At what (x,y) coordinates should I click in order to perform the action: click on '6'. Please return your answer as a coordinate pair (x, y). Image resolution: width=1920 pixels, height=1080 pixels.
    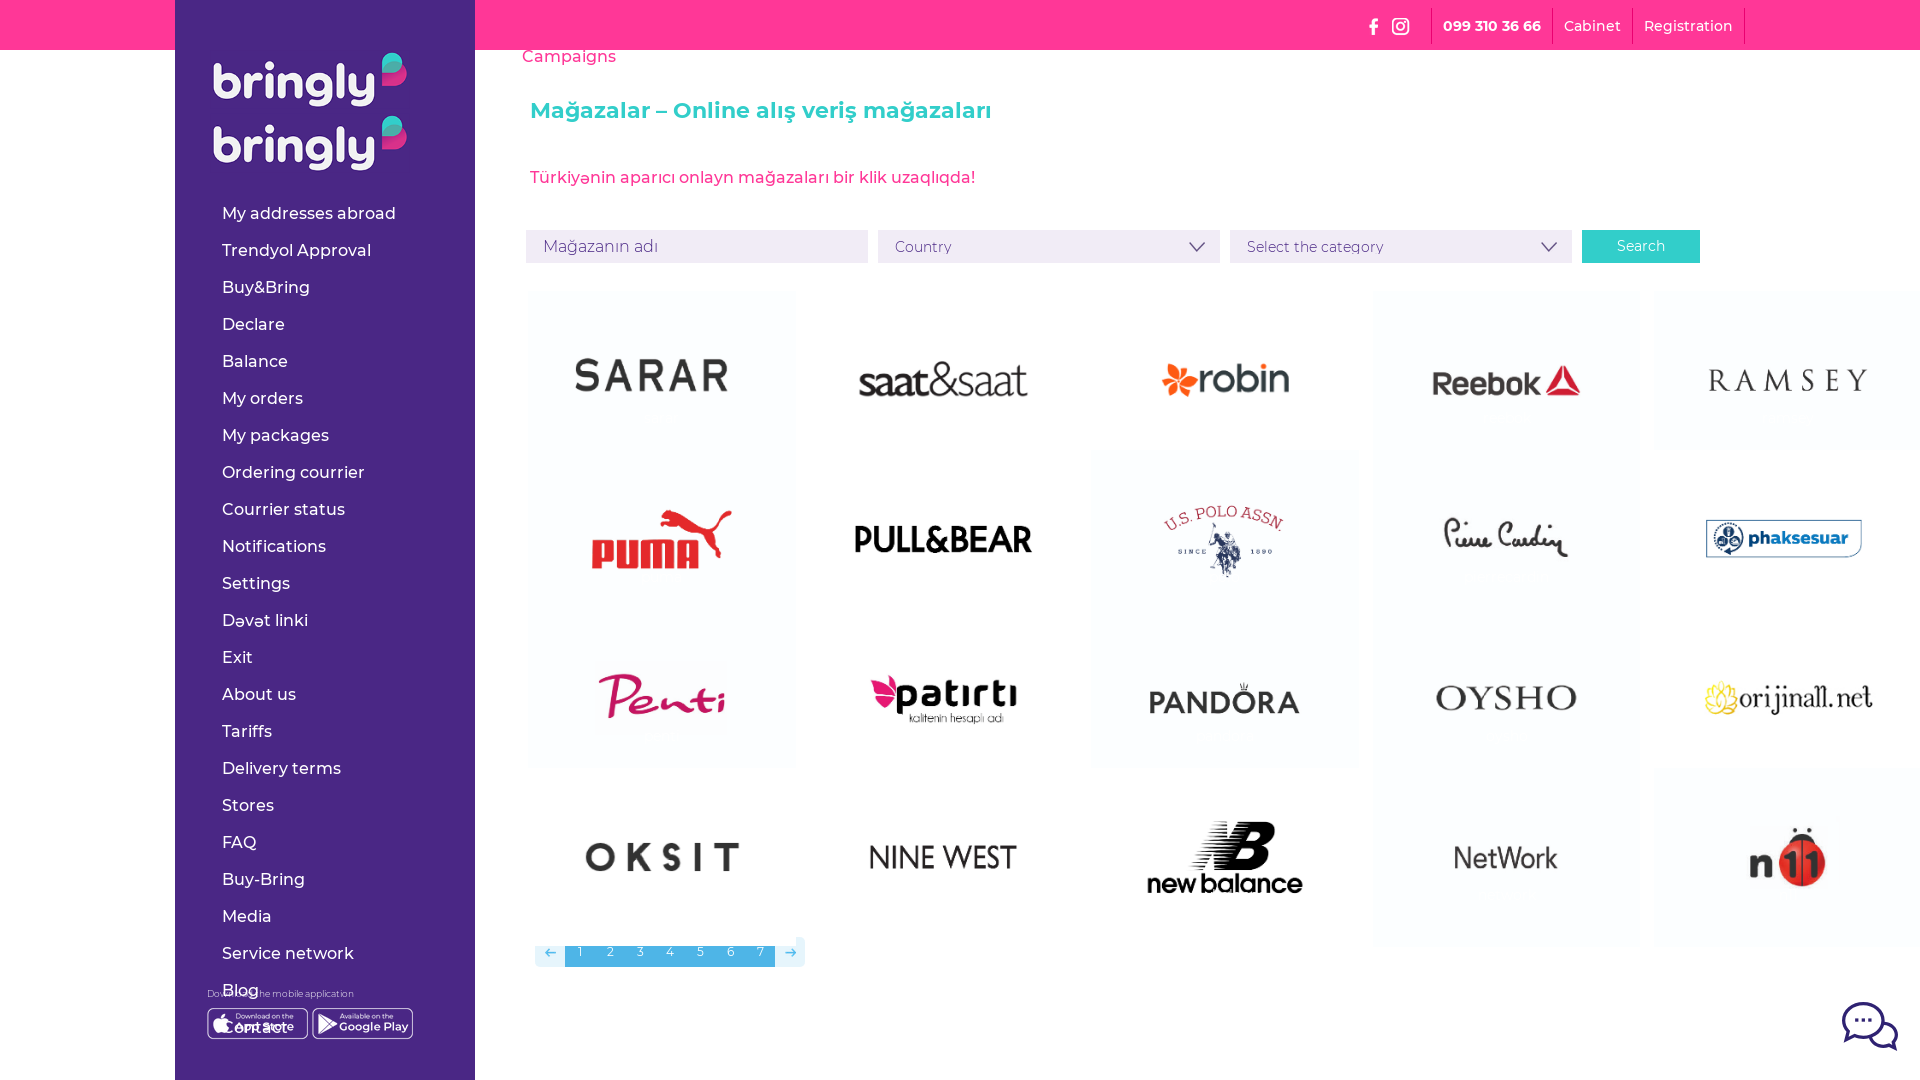
    Looking at the image, I should click on (728, 951).